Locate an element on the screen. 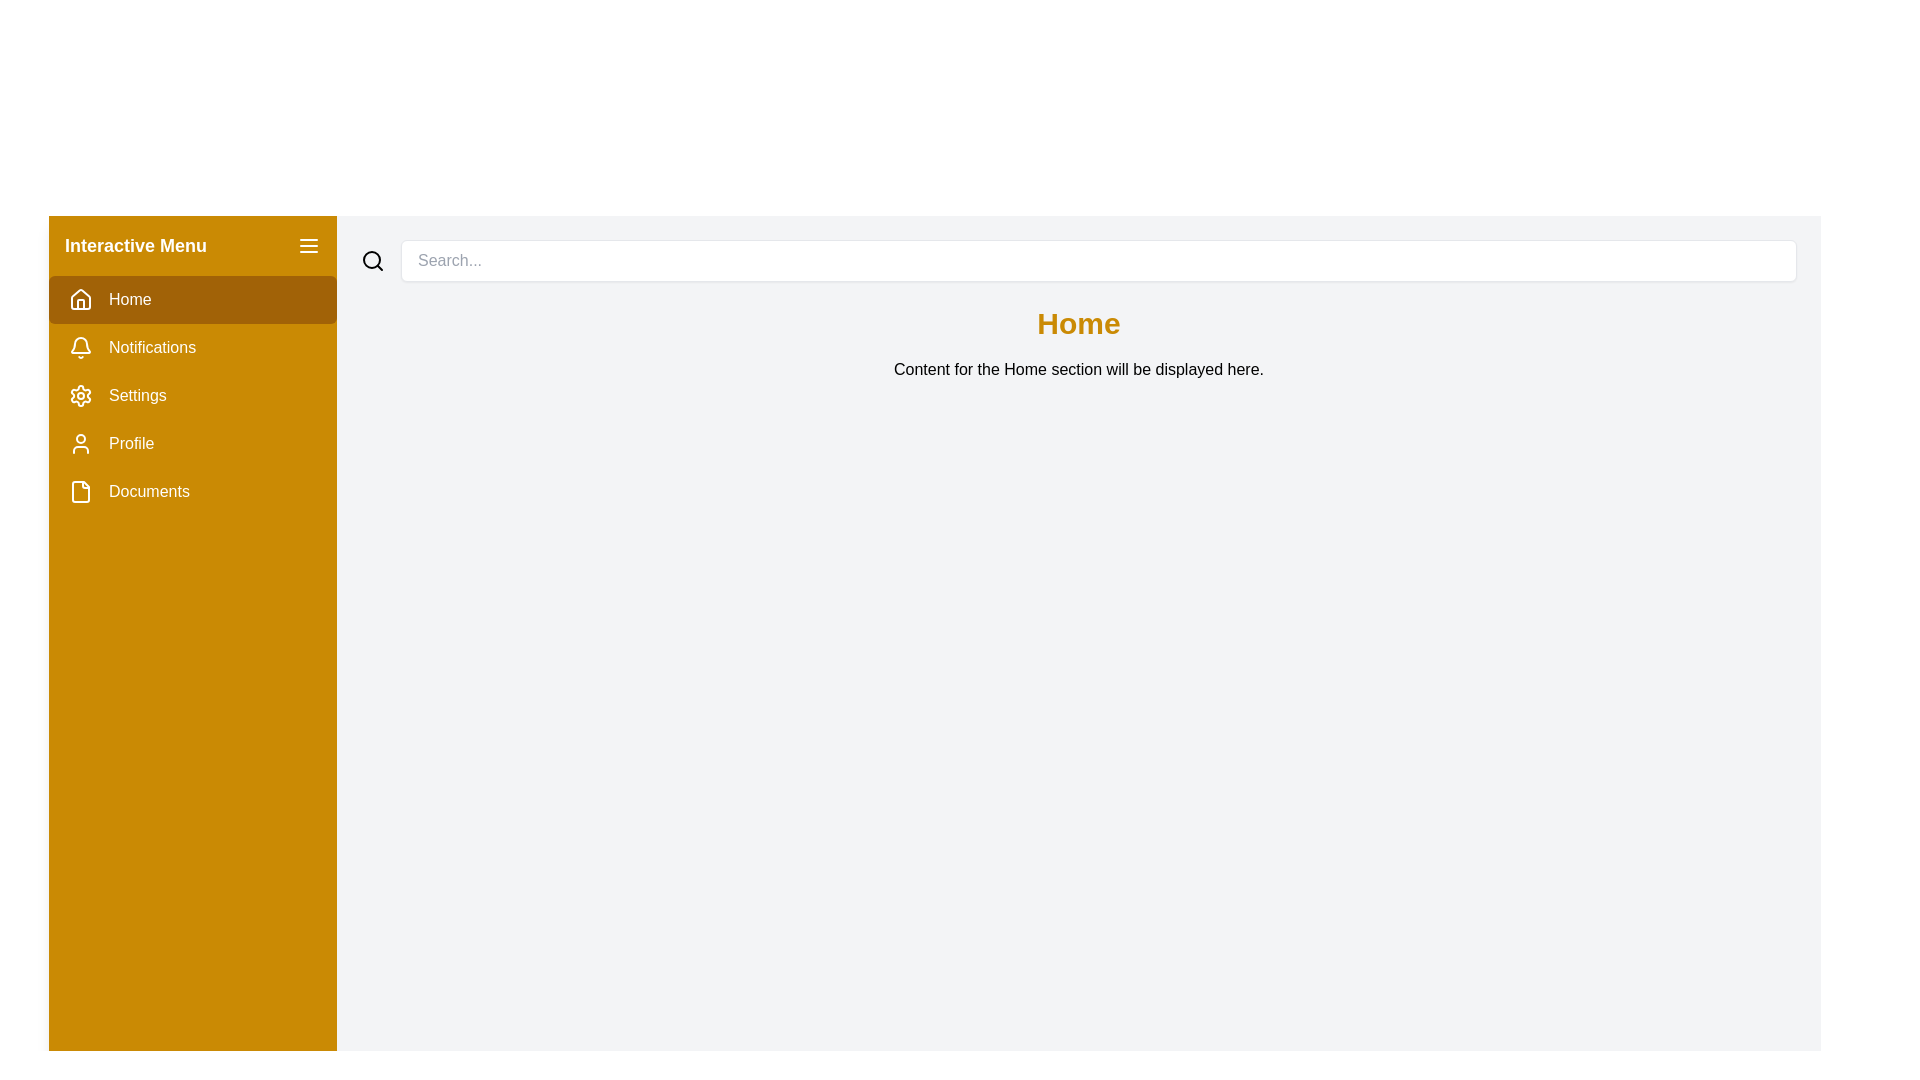  the 'Home' icon in the interactive sidebar menu, which is positioned towards the upper-left portion of the interface is located at coordinates (80, 304).